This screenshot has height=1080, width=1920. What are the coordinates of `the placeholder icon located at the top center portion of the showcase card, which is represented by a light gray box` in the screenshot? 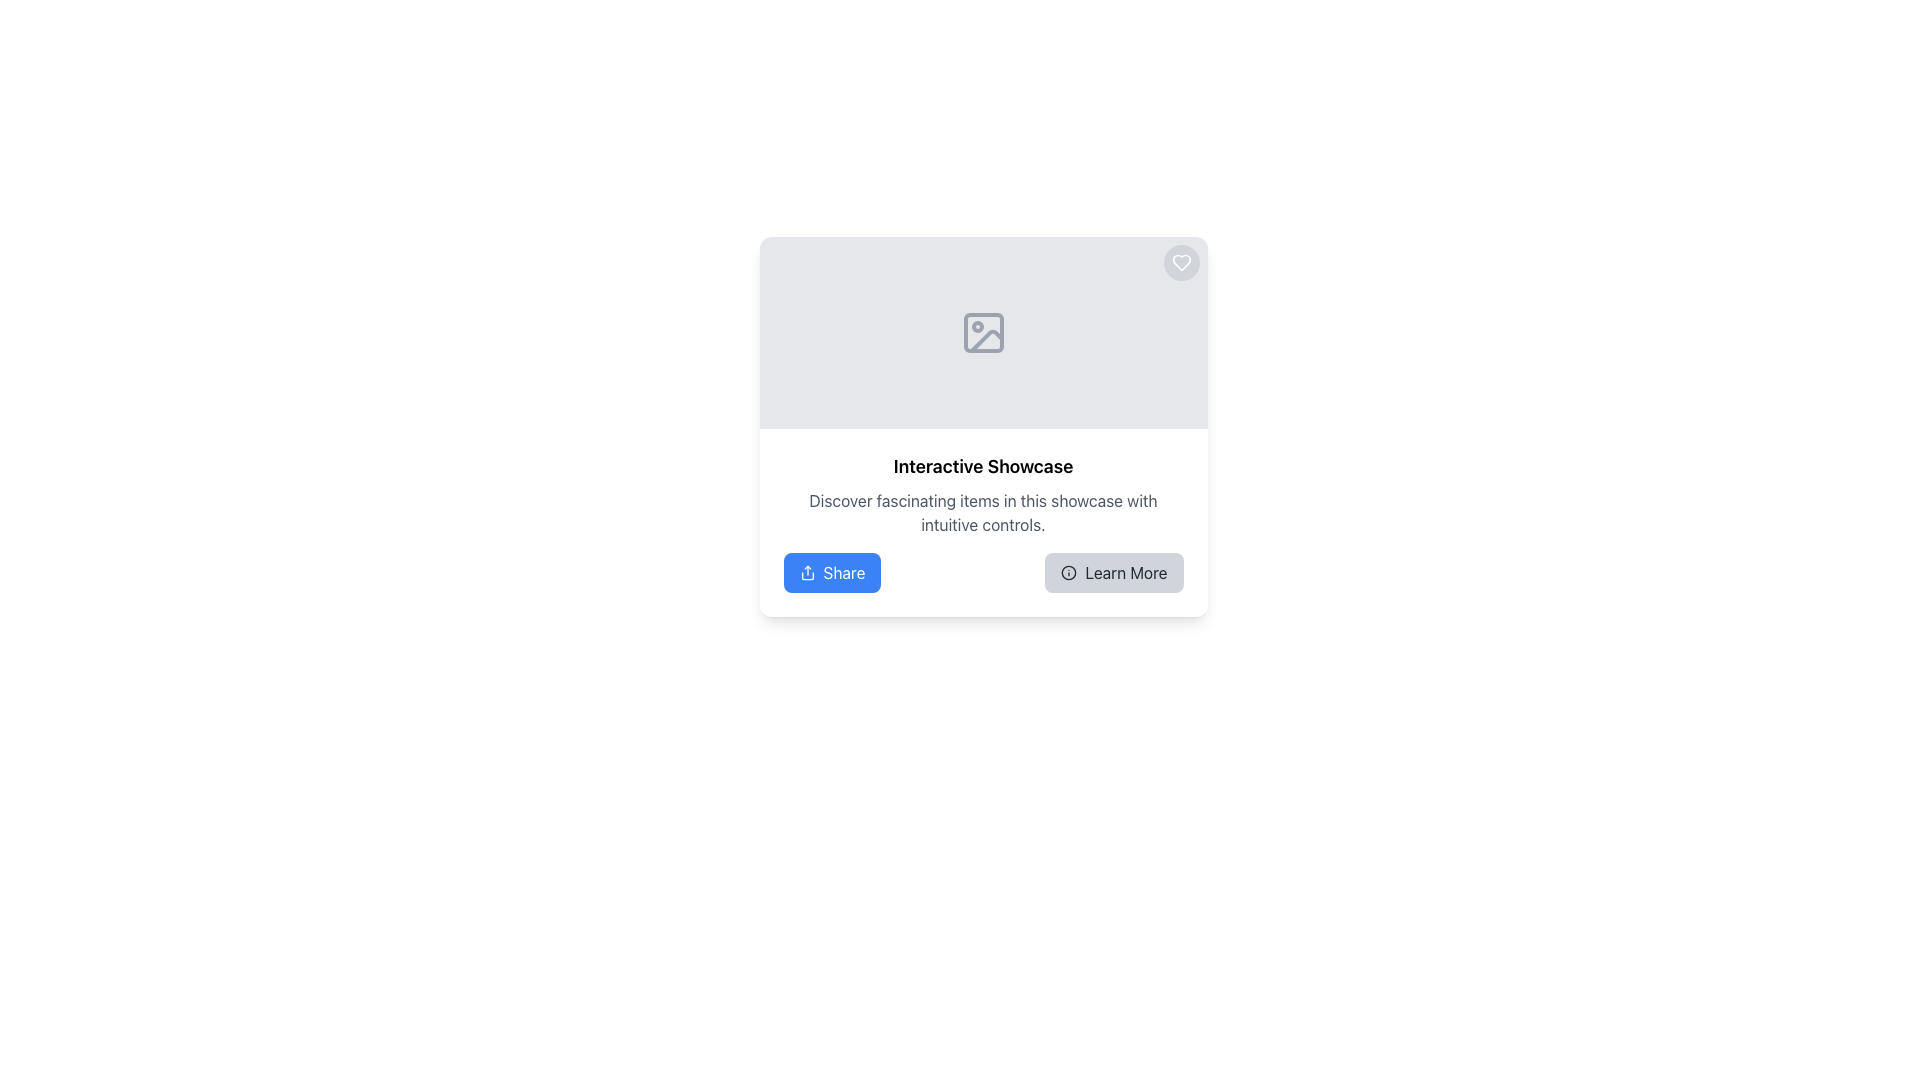 It's located at (983, 331).